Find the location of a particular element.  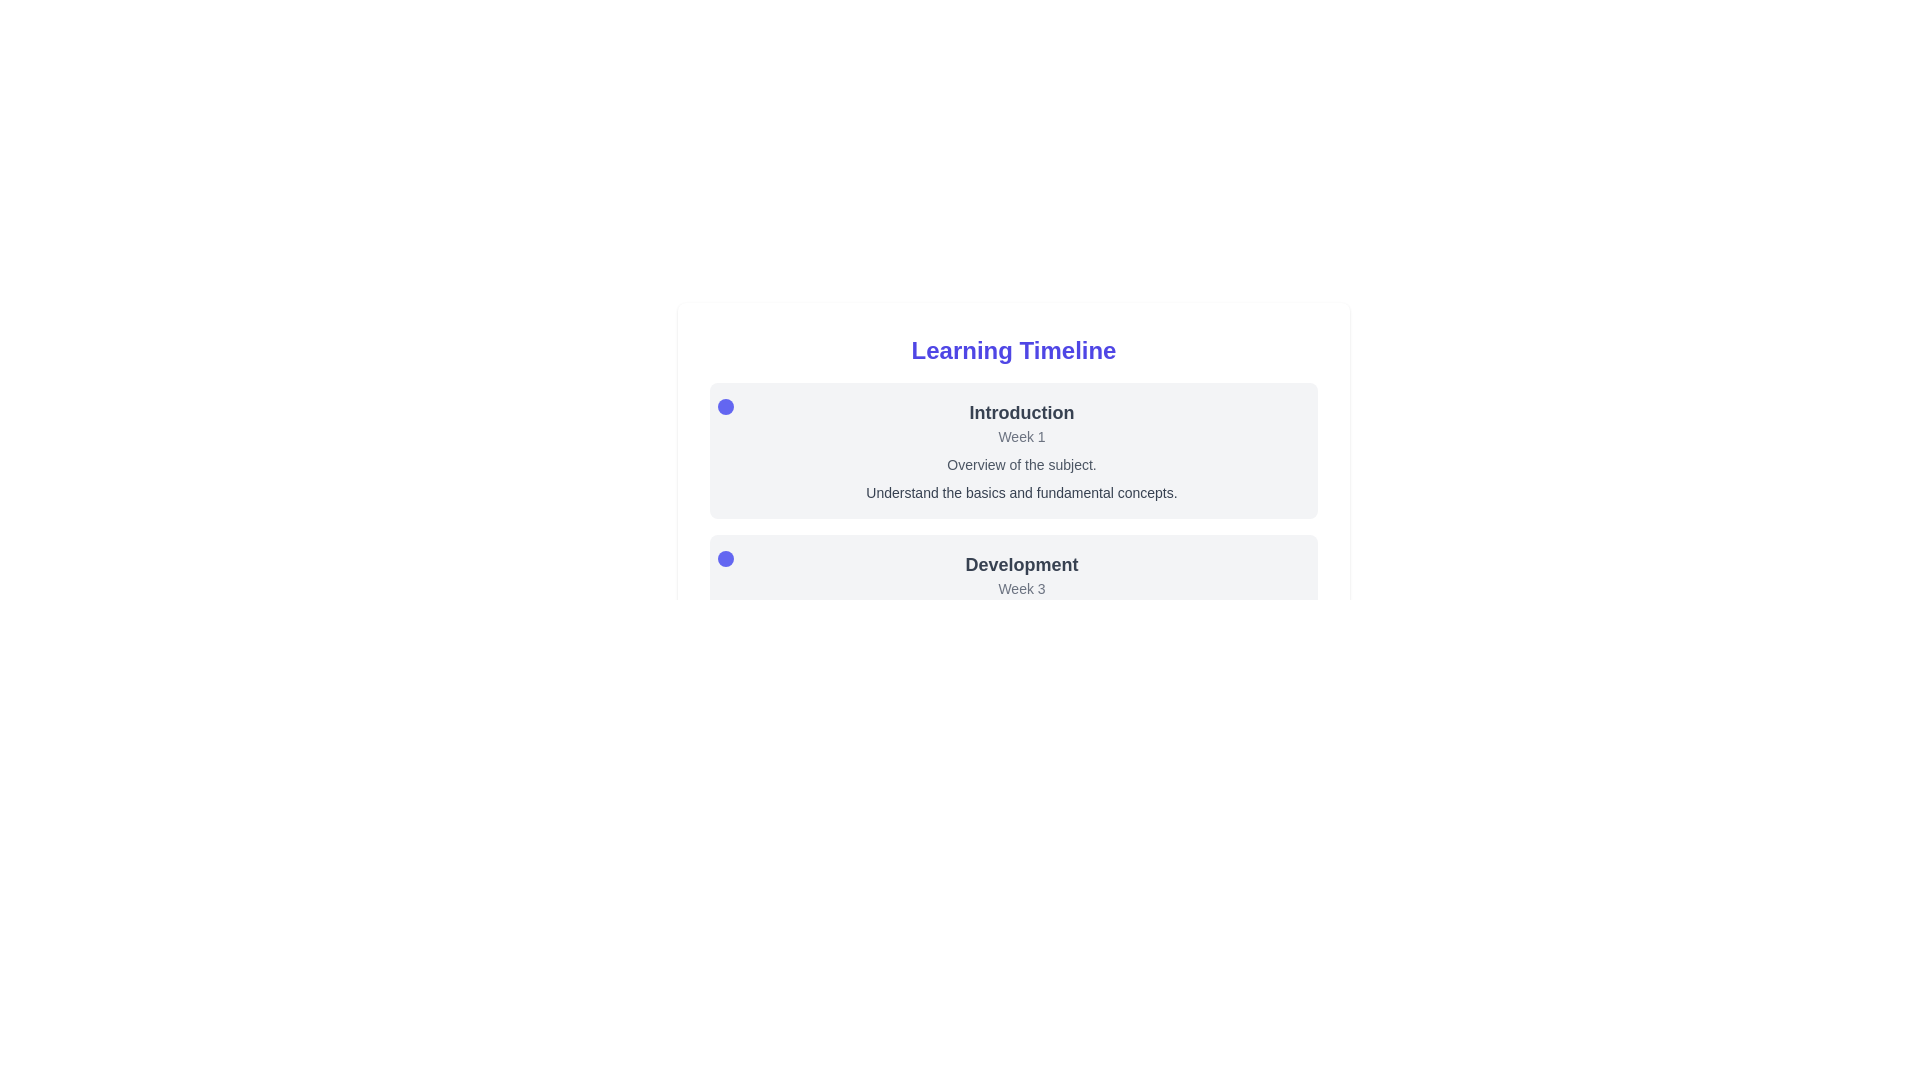

the text element that states 'Understand the basics and fundamental concepts.' which is styled with a smaller font size and medium-weight gray color, located at the bottom of a rectangular section containing introductory content is located at coordinates (1022, 493).